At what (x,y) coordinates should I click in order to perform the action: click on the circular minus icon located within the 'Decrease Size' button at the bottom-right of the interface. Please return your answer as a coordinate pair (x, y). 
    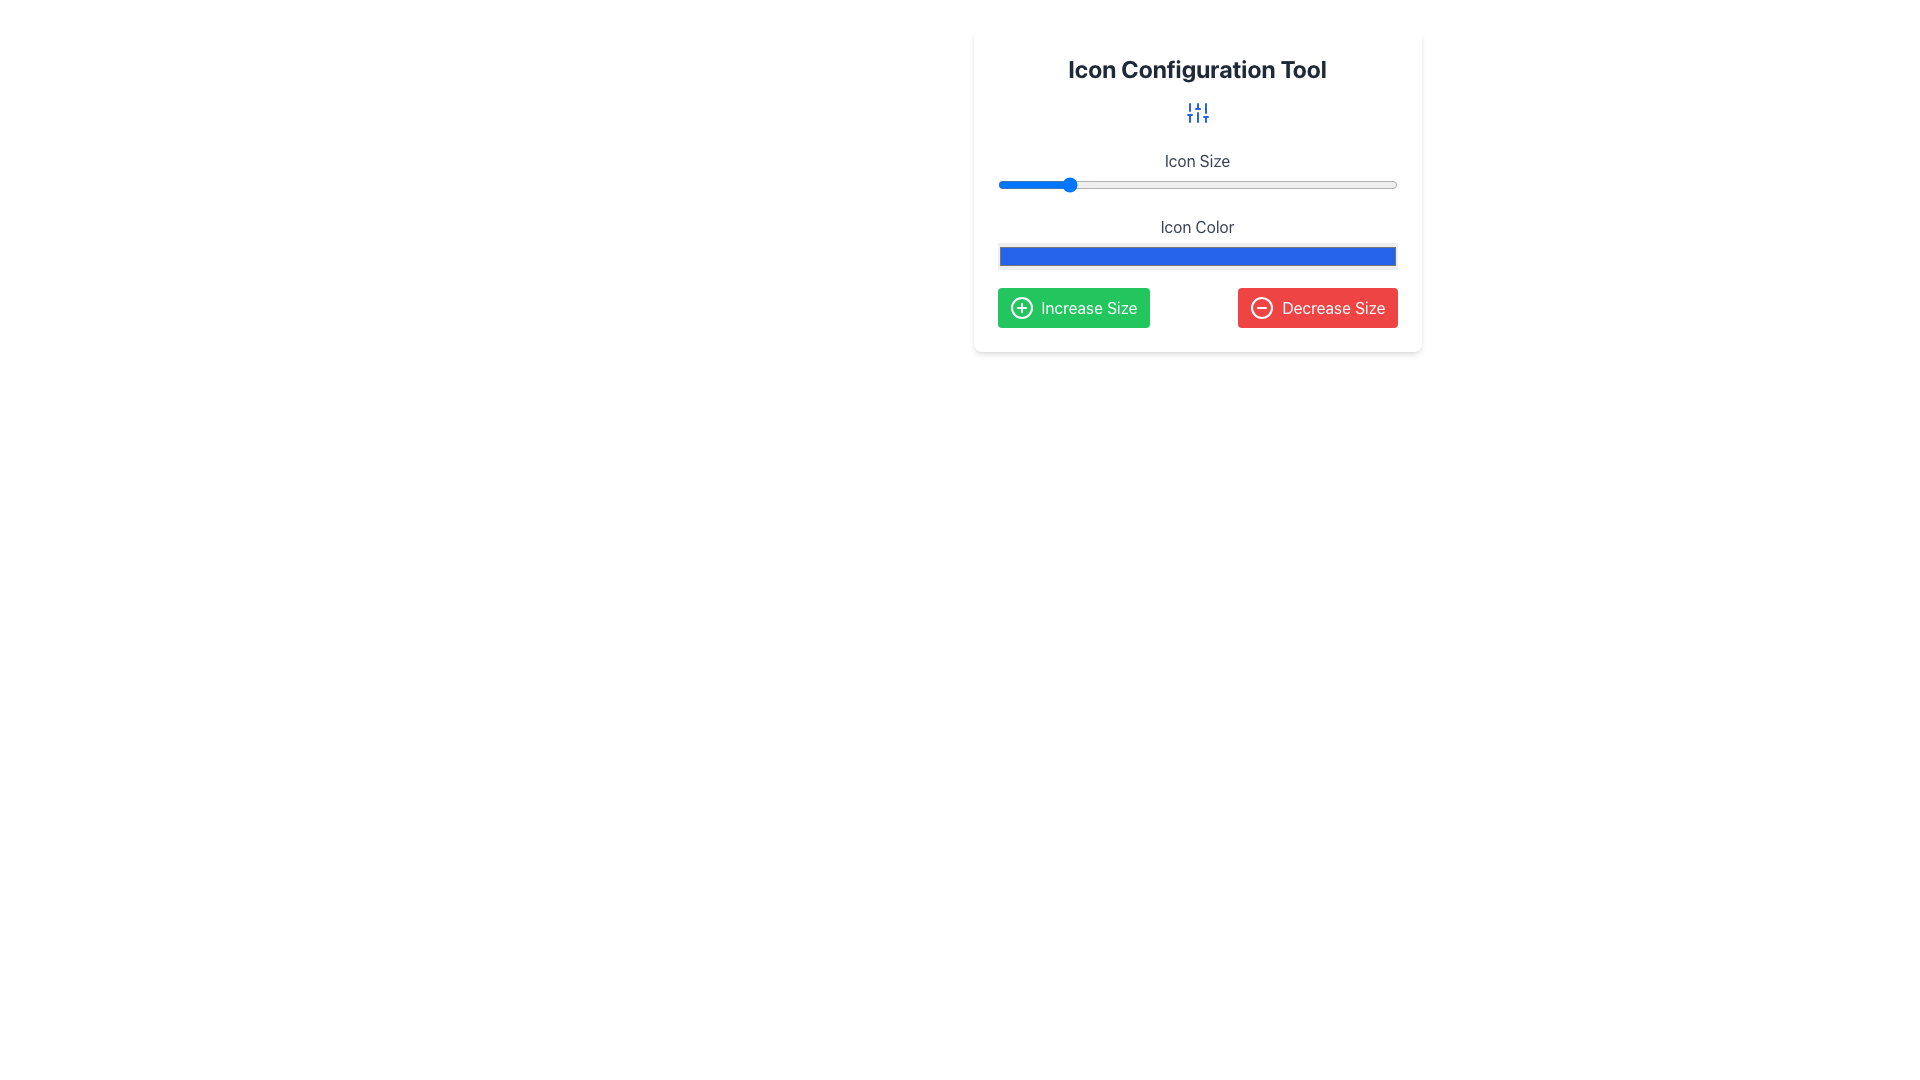
    Looking at the image, I should click on (1261, 308).